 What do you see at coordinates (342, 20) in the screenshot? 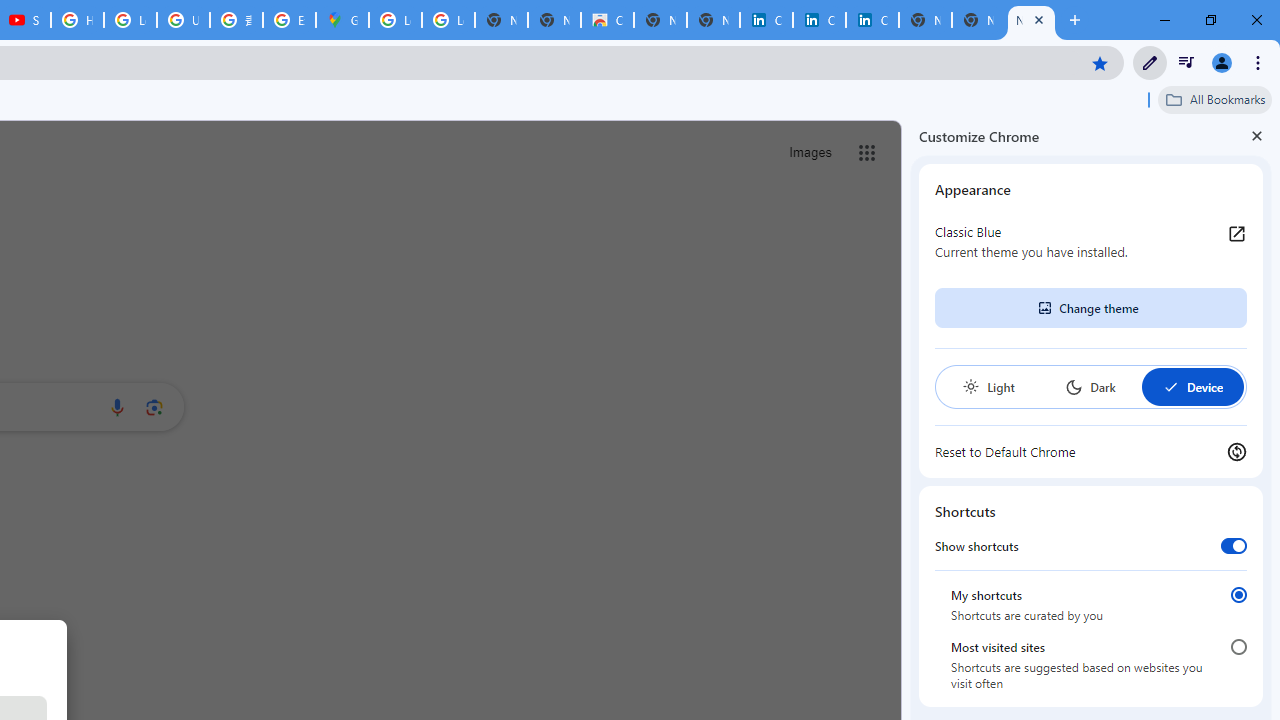
I see `'Google Maps'` at bounding box center [342, 20].